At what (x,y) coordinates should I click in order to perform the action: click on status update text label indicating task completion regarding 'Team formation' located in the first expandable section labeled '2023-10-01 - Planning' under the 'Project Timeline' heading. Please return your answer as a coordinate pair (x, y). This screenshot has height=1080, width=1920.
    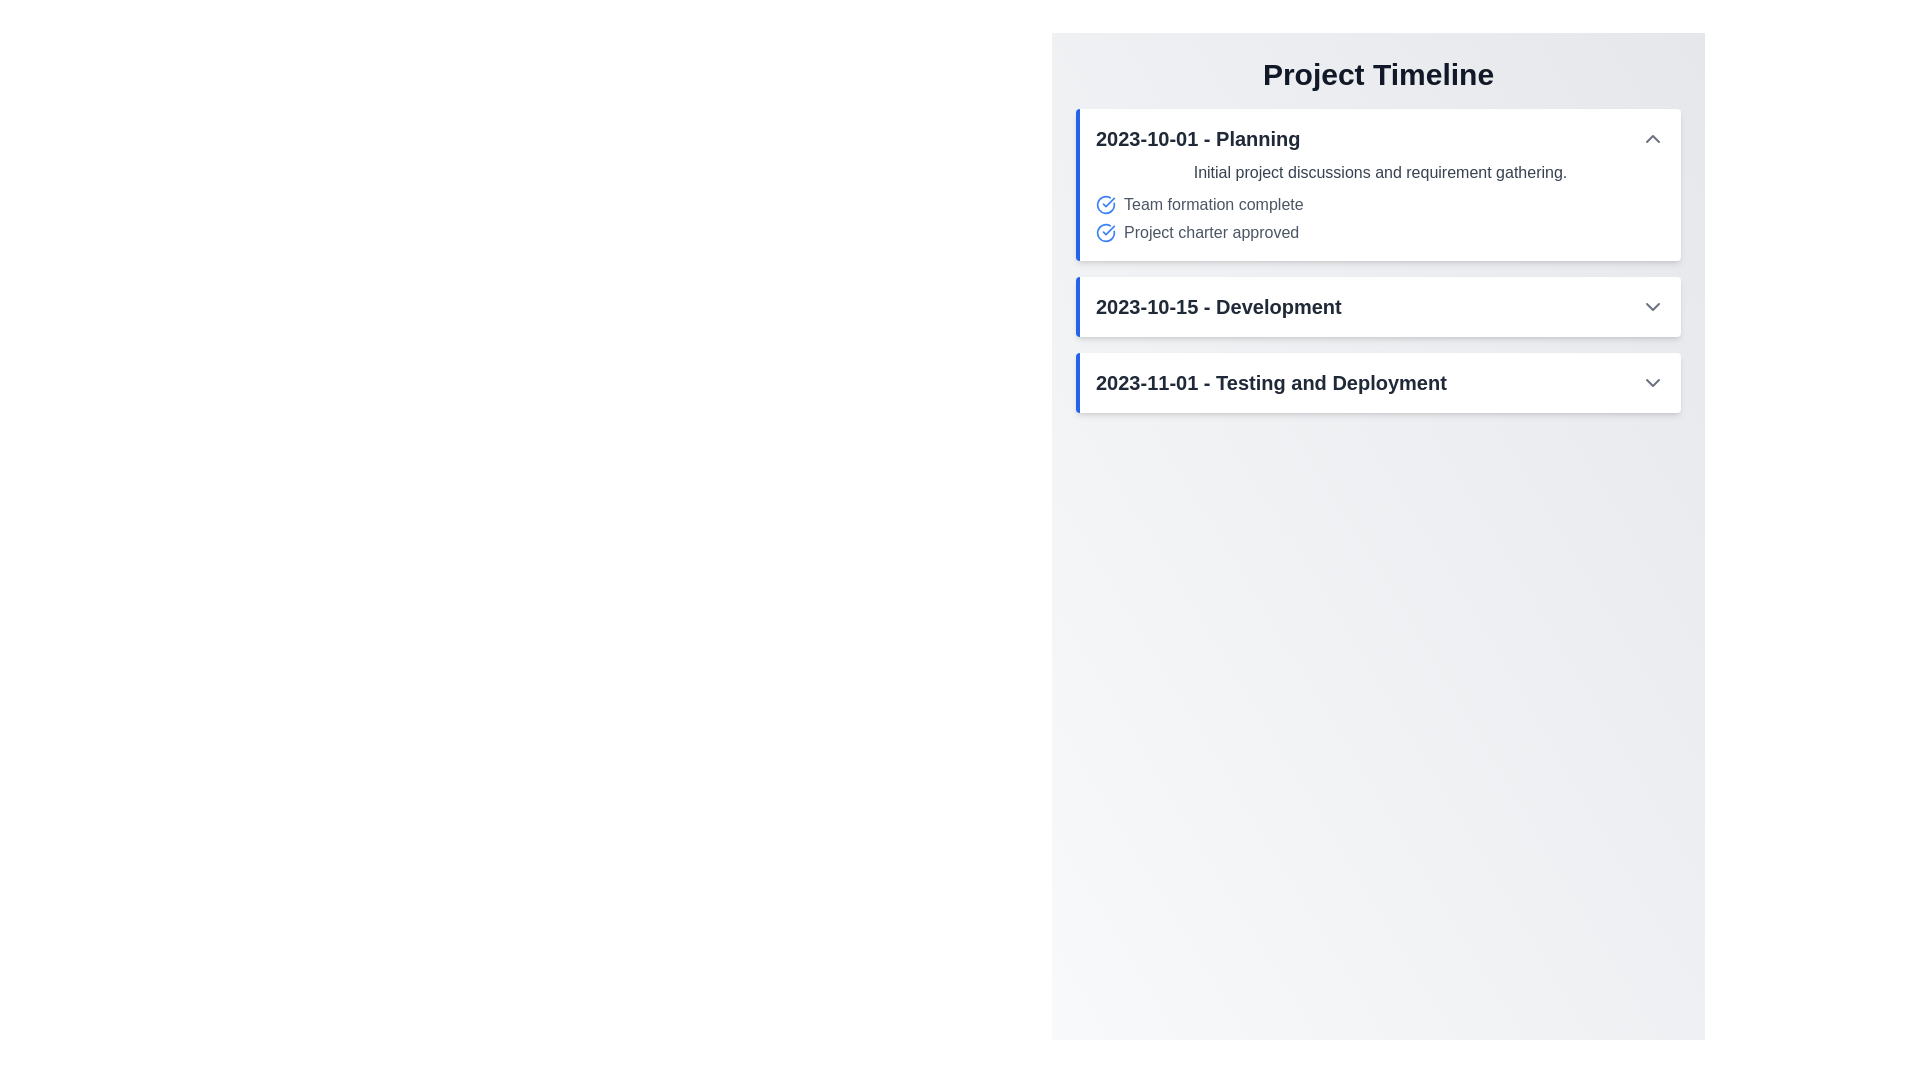
    Looking at the image, I should click on (1212, 204).